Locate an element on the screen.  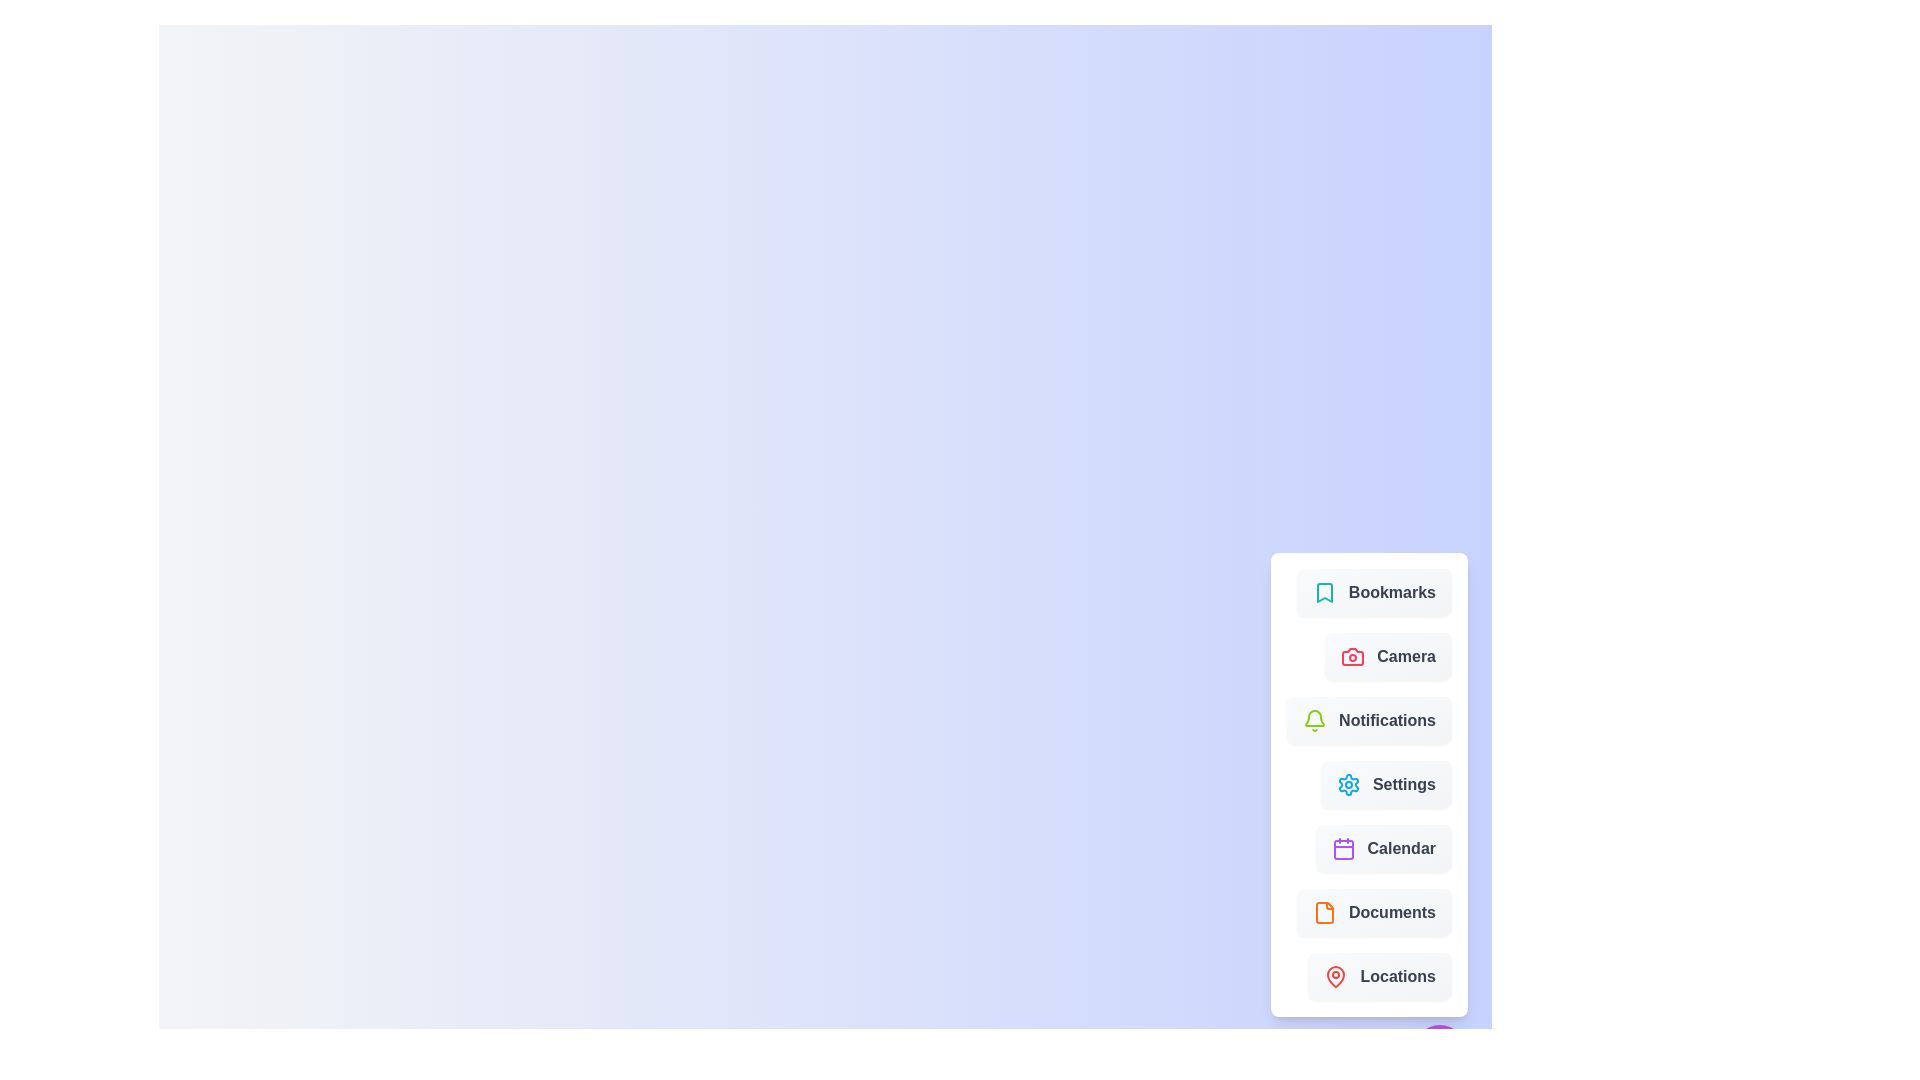
the menu item labeled 'Documents' to see its visual feedback is located at coordinates (1372, 913).